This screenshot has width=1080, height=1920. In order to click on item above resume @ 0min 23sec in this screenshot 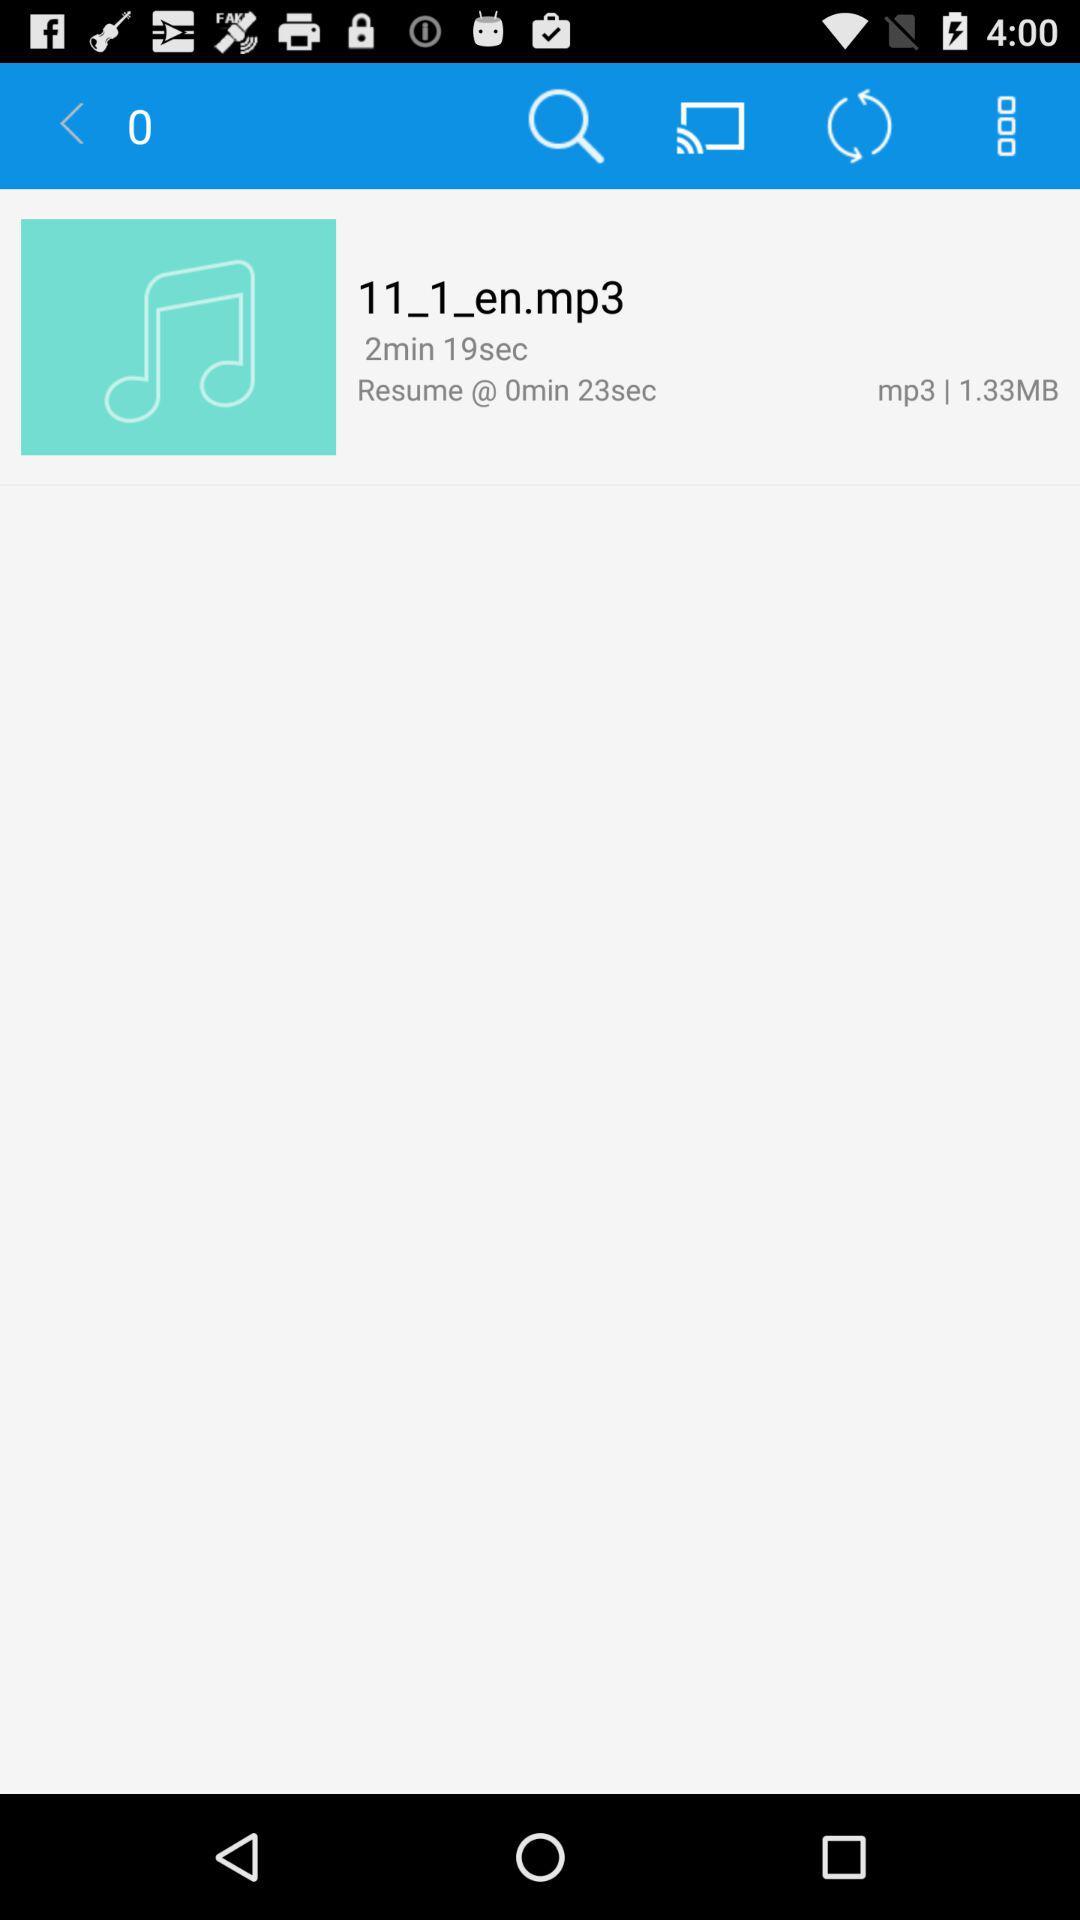, I will do `click(543, 350)`.